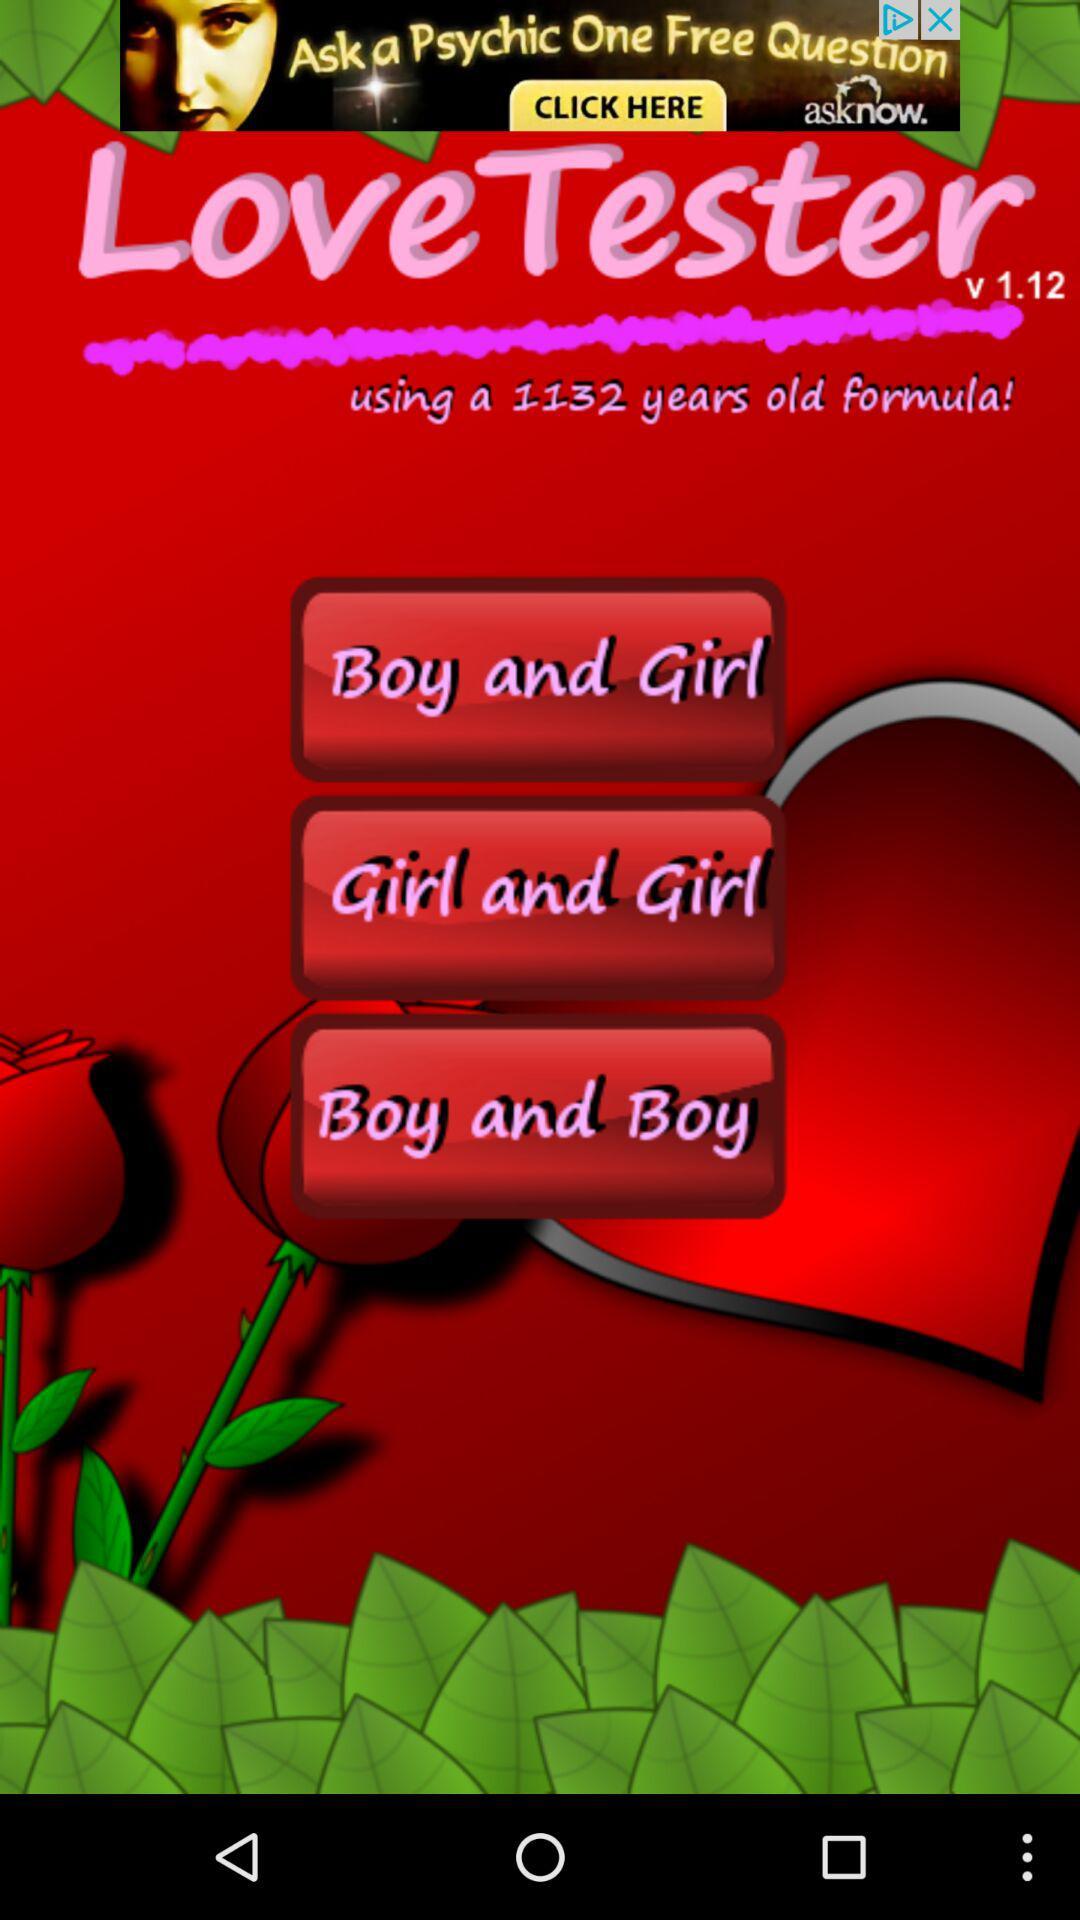 Image resolution: width=1080 pixels, height=1920 pixels. What do you see at coordinates (540, 1113) in the screenshot?
I see `test for male and female couple` at bounding box center [540, 1113].